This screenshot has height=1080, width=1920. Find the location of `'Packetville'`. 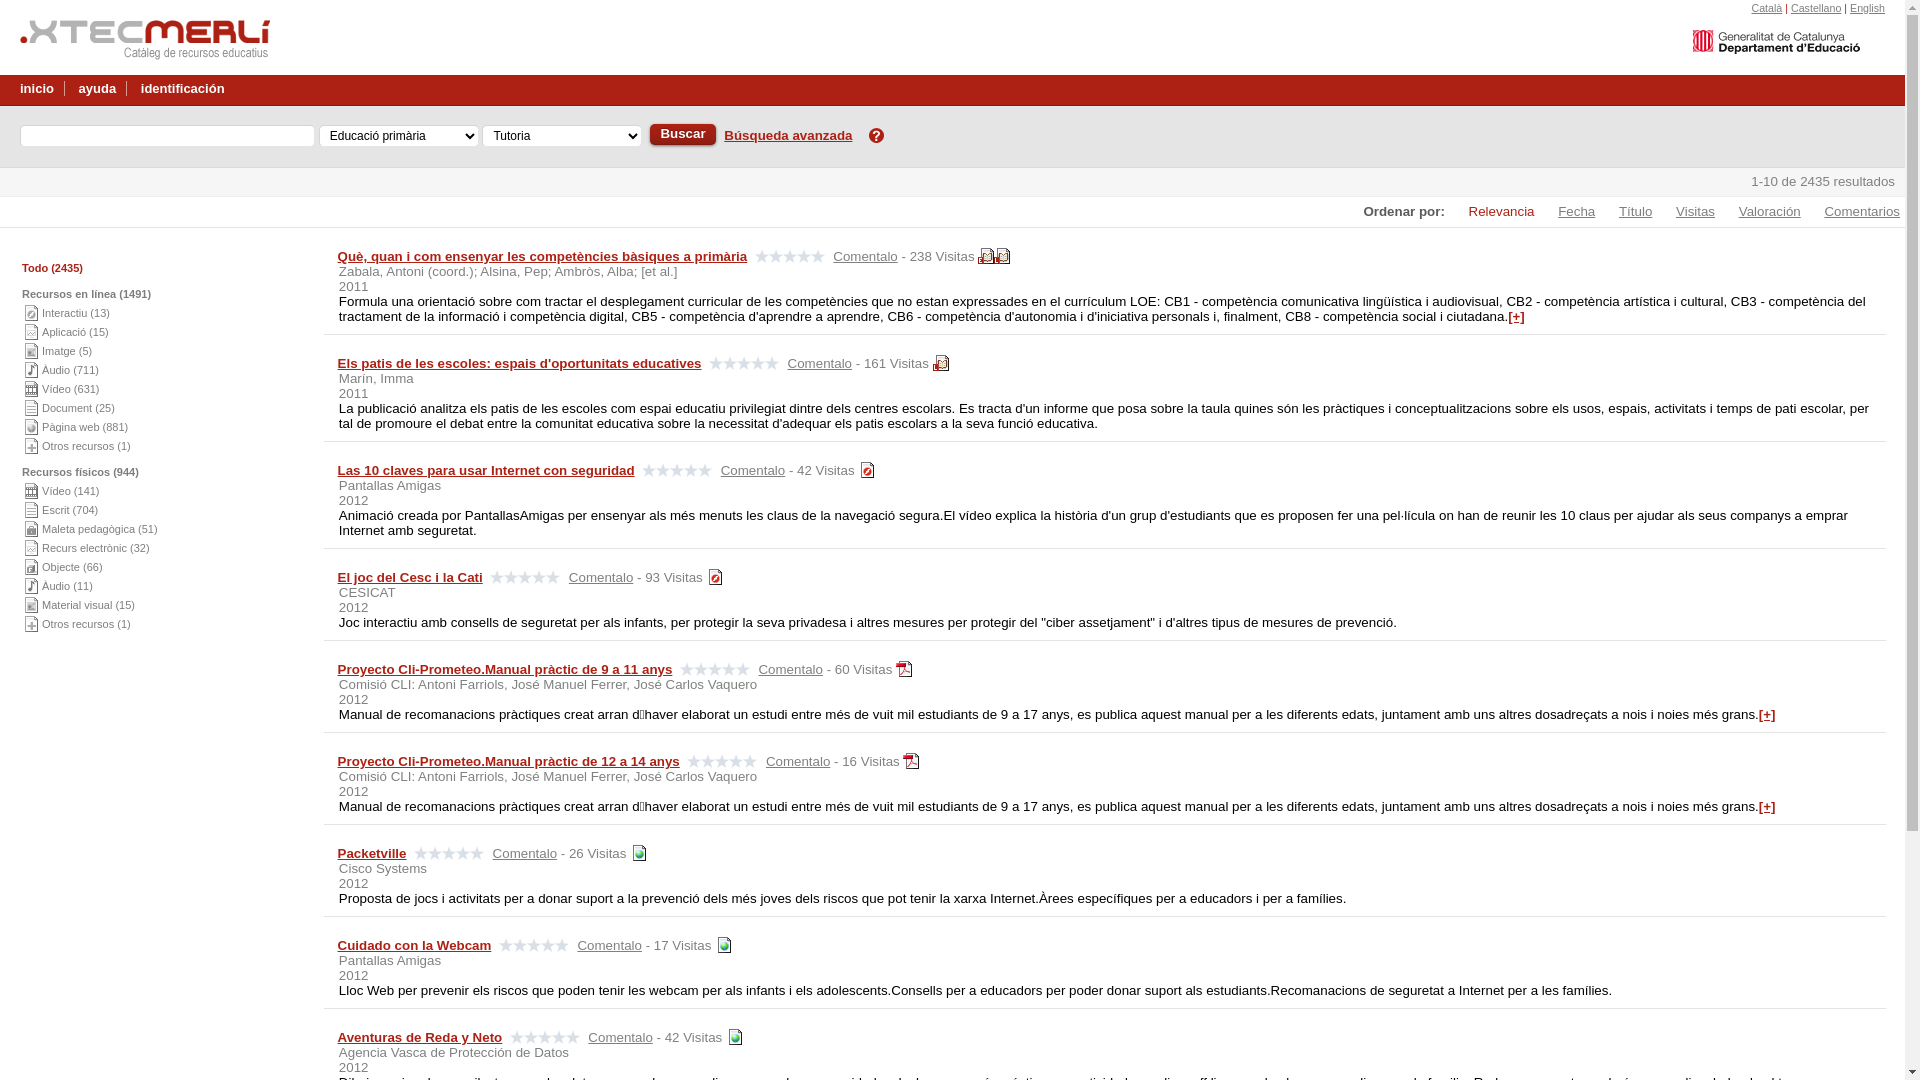

'Packetville' is located at coordinates (372, 853).